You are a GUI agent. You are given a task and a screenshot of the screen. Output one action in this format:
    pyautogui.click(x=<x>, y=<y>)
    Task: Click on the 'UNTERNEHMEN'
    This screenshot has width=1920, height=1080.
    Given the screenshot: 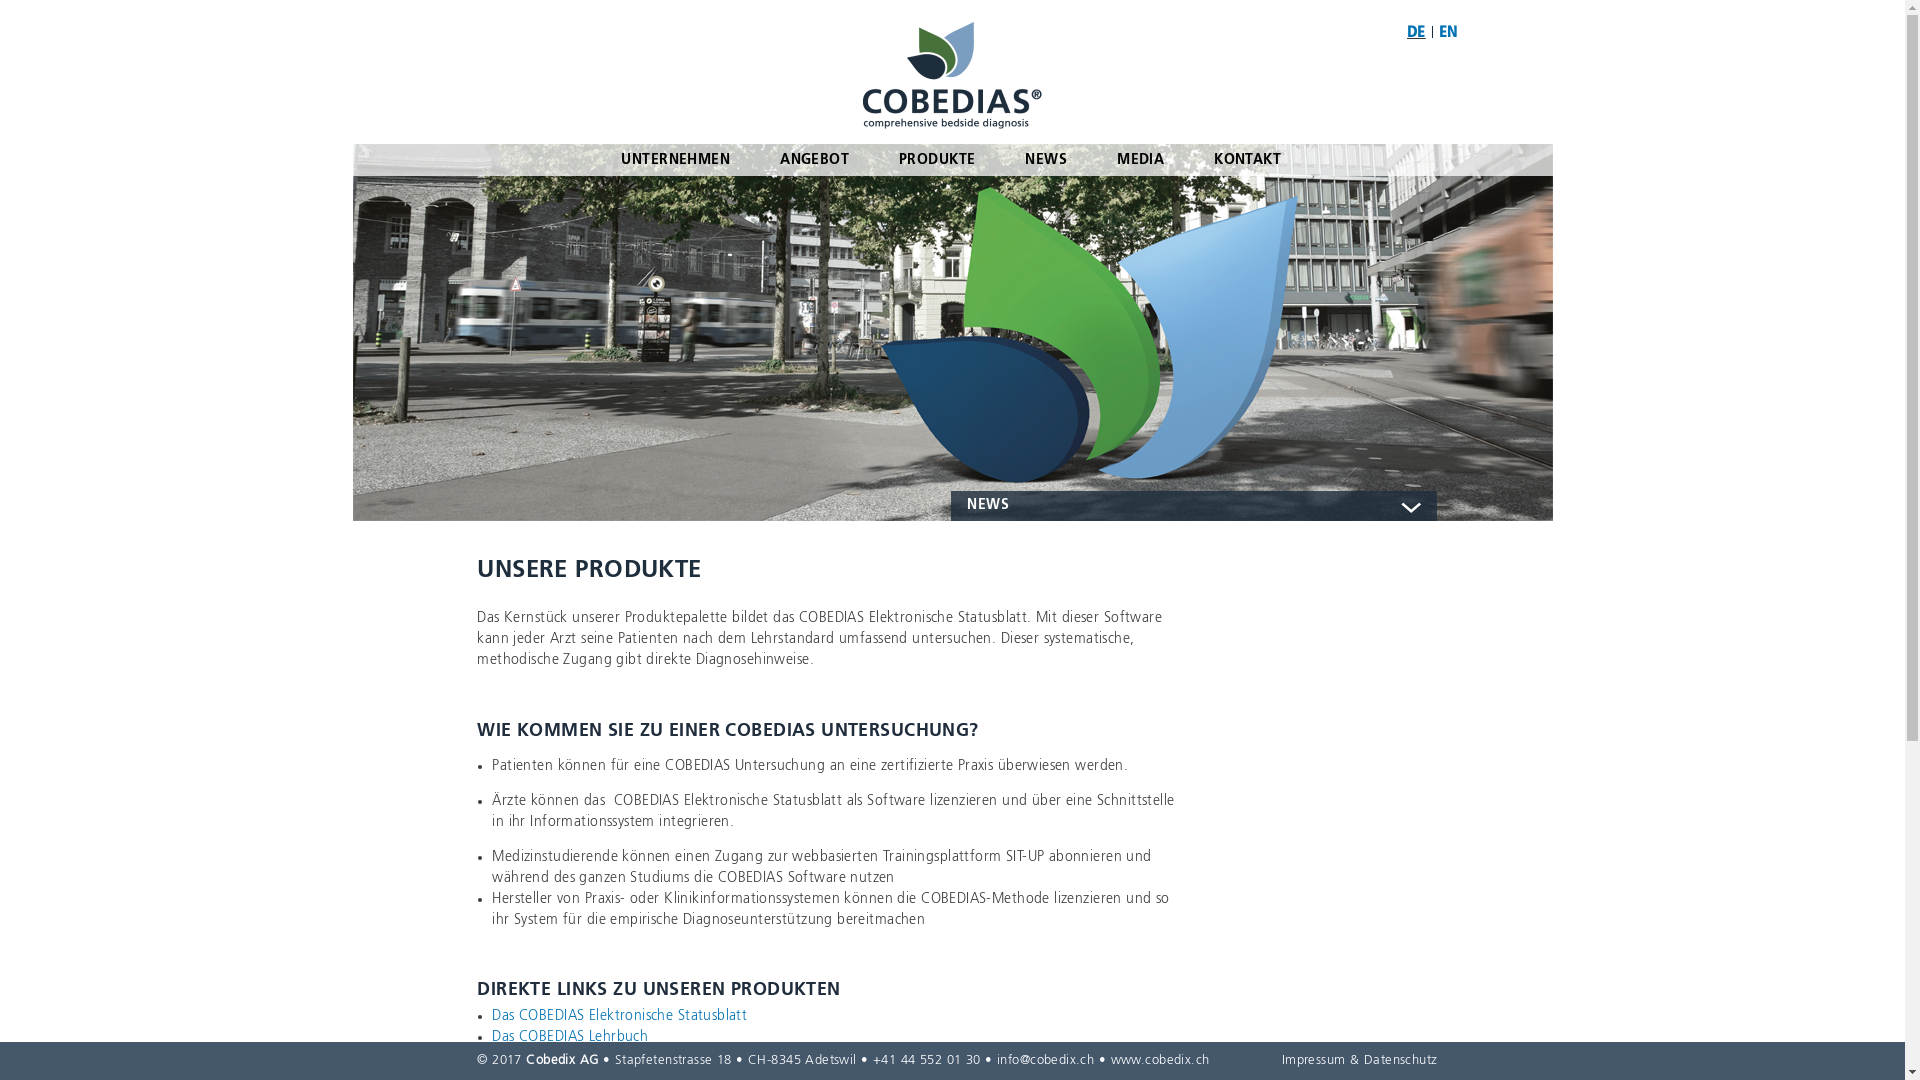 What is the action you would take?
    pyautogui.click(x=675, y=158)
    